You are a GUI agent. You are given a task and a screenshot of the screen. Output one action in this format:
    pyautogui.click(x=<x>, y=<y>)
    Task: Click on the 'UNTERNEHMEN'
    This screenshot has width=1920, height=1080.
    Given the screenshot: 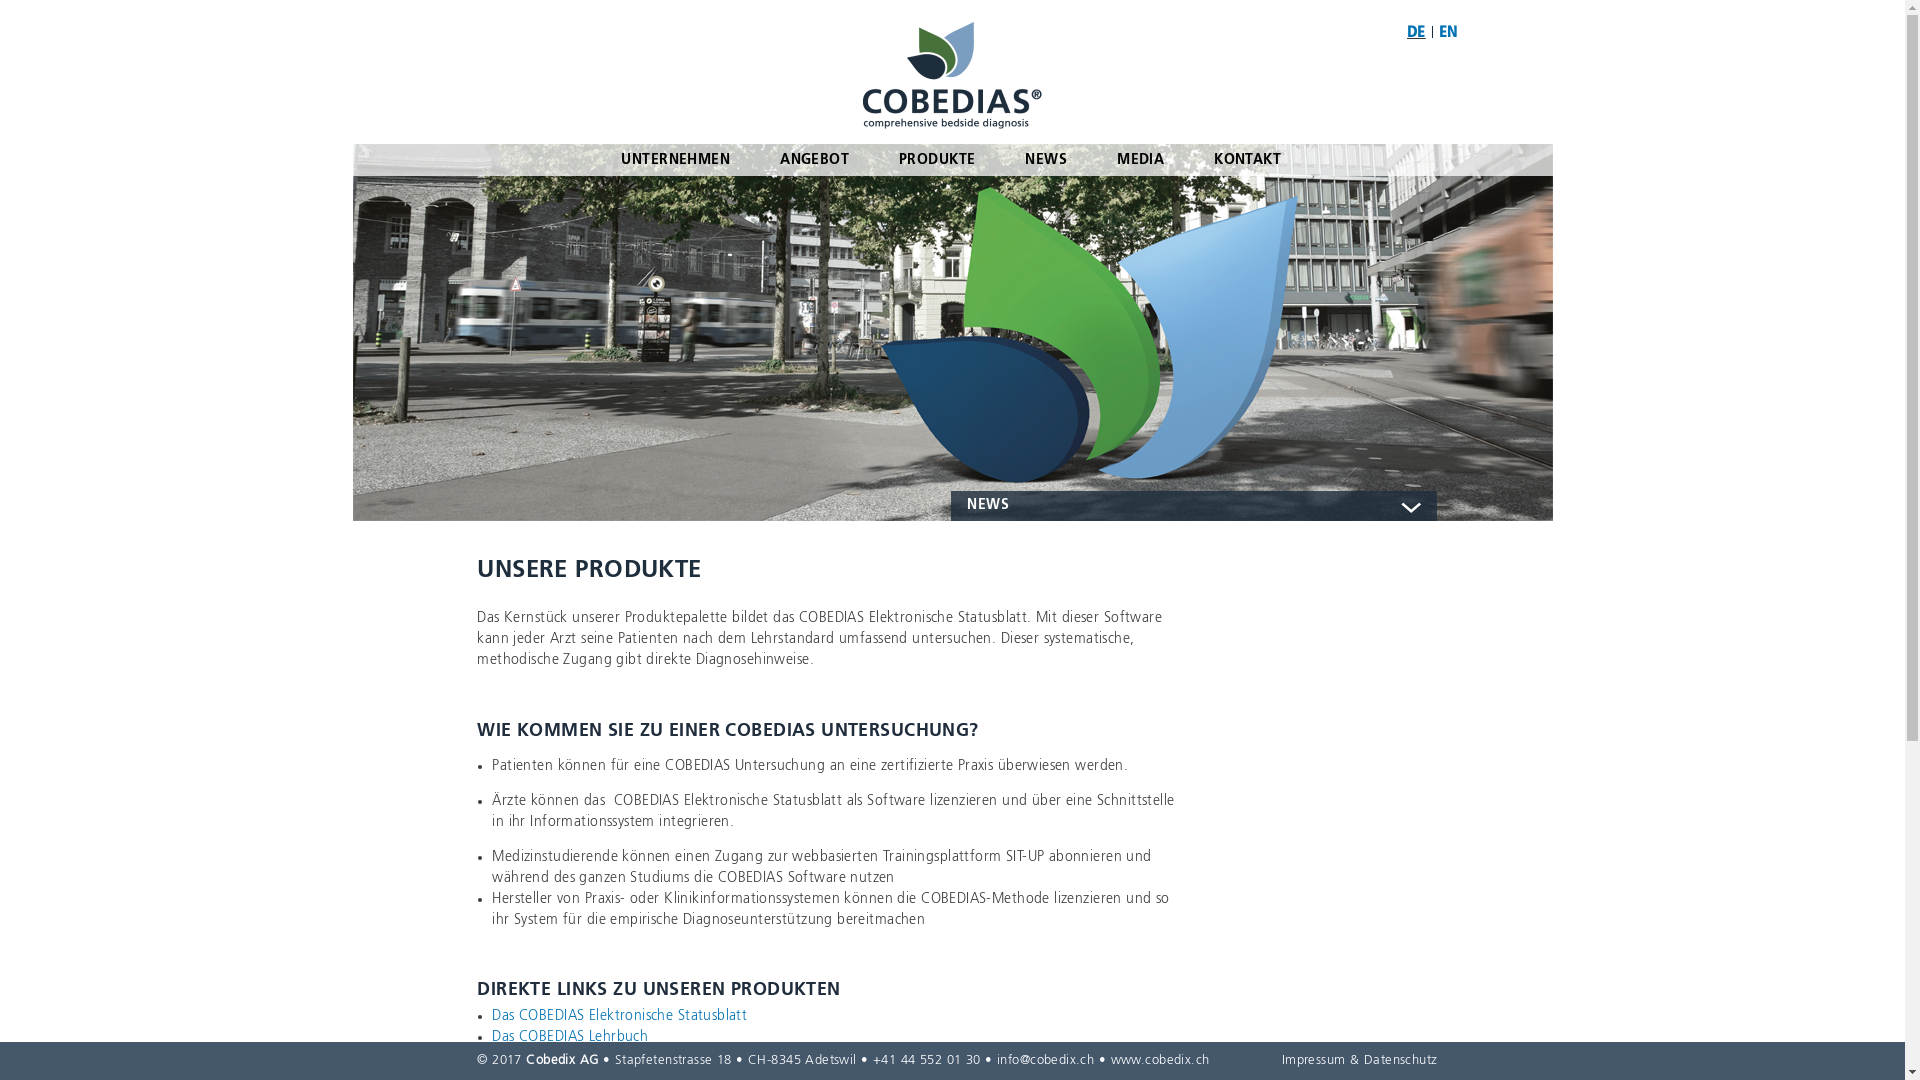 What is the action you would take?
    pyautogui.click(x=675, y=158)
    